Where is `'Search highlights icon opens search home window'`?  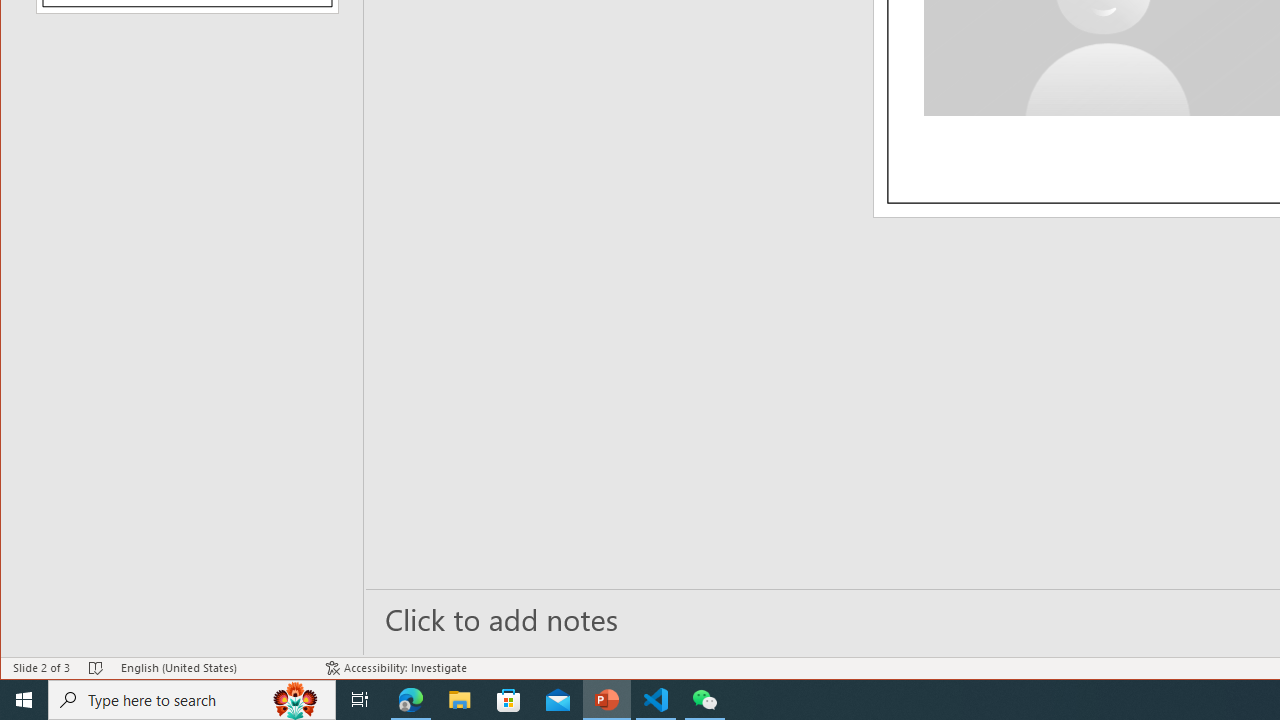
'Search highlights icon opens search home window' is located at coordinates (294, 698).